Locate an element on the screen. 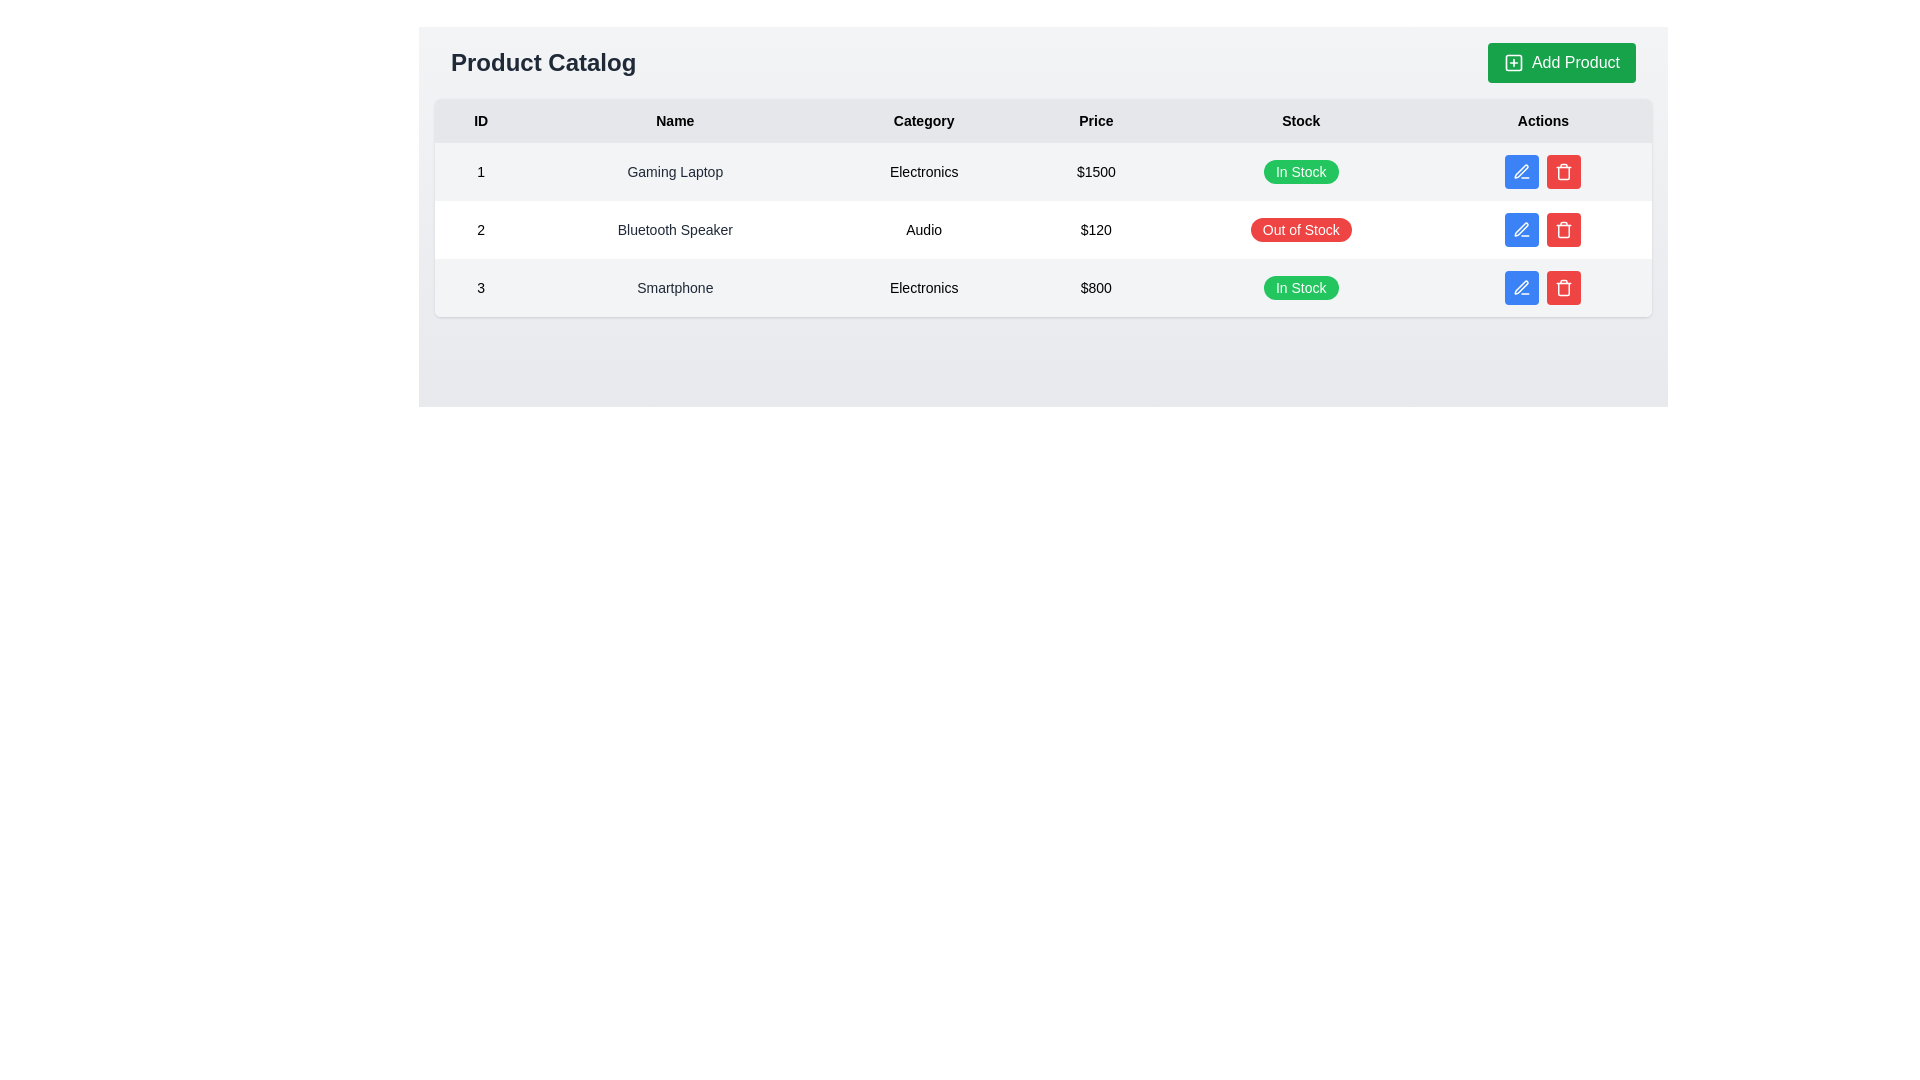 The image size is (1920, 1080). the trash icon in the 'Actions' column of the second row of the table associated with the 'Bluetooth Speaker' product is located at coordinates (1563, 230).